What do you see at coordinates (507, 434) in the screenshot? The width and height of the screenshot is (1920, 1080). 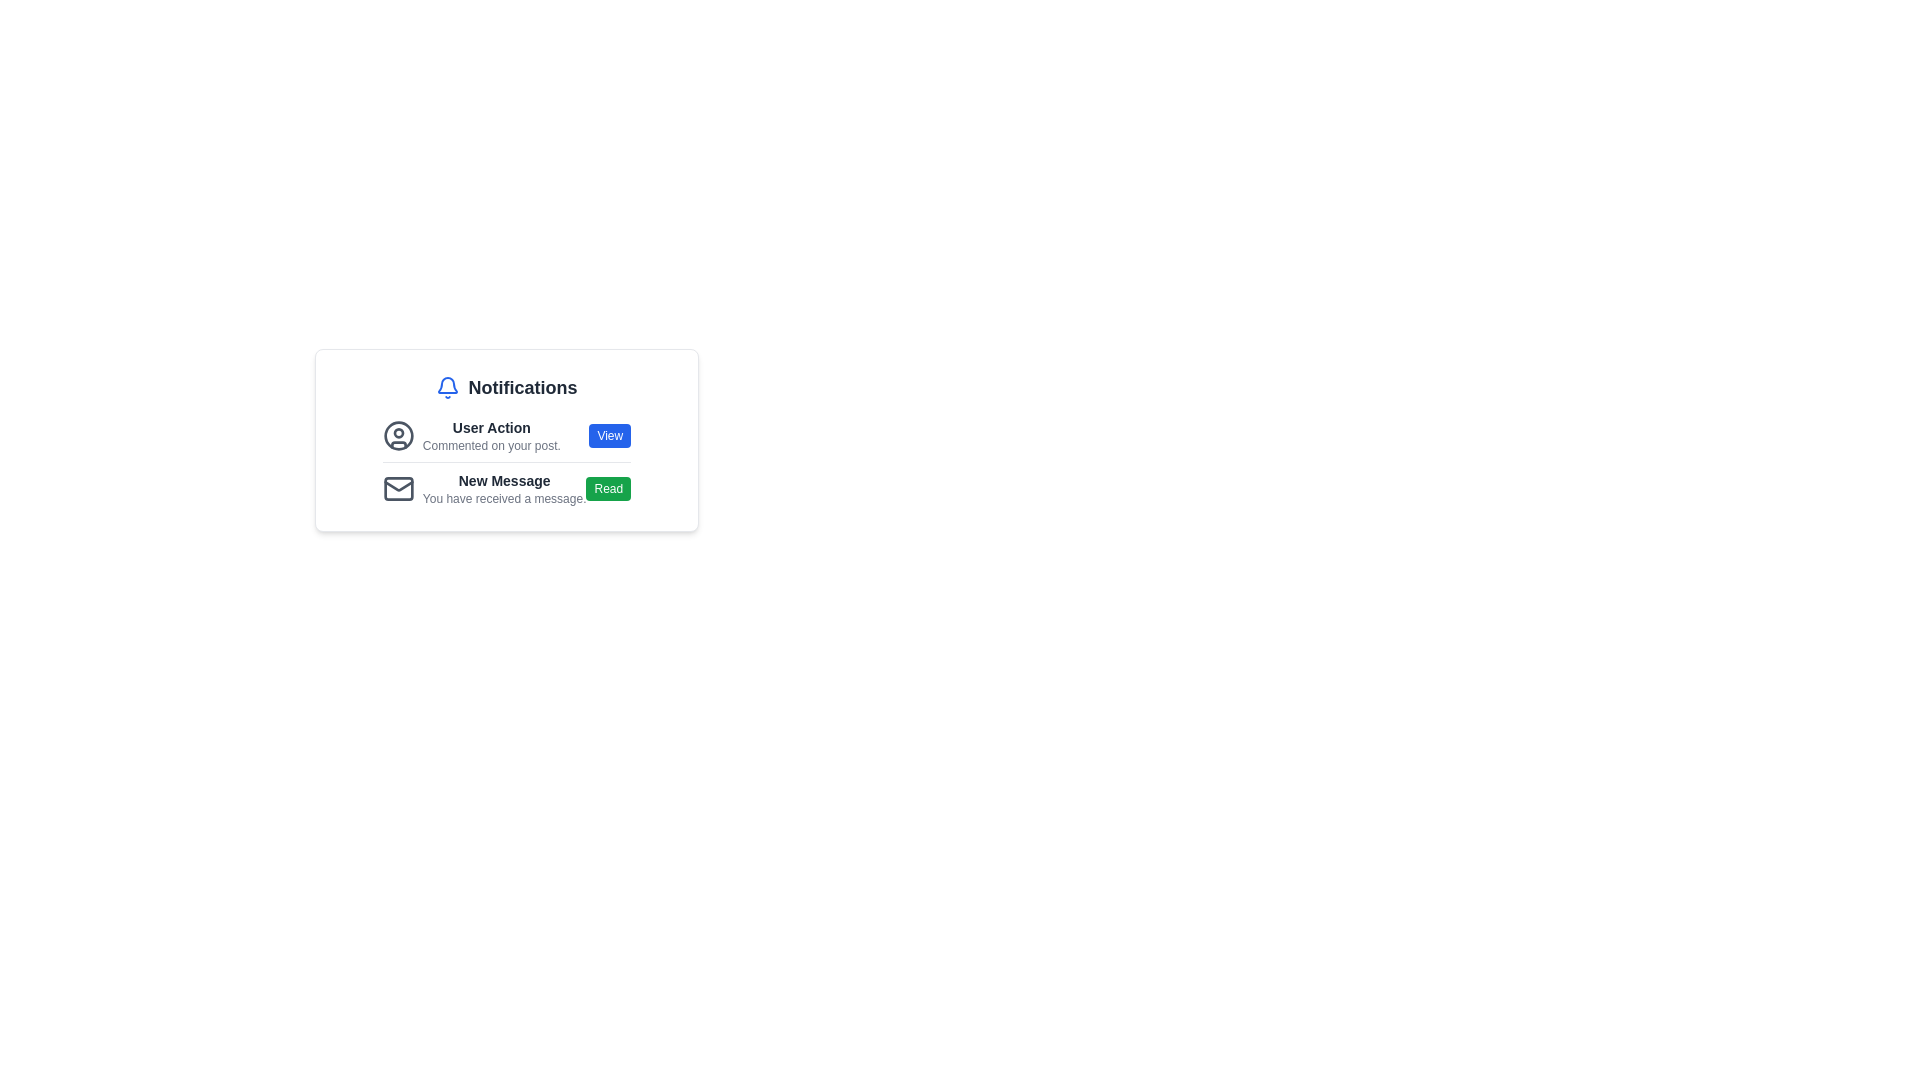 I see `notification content which includes a user profile icon, a bold title 'User Action', and the description 'Commented on your post.'` at bounding box center [507, 434].